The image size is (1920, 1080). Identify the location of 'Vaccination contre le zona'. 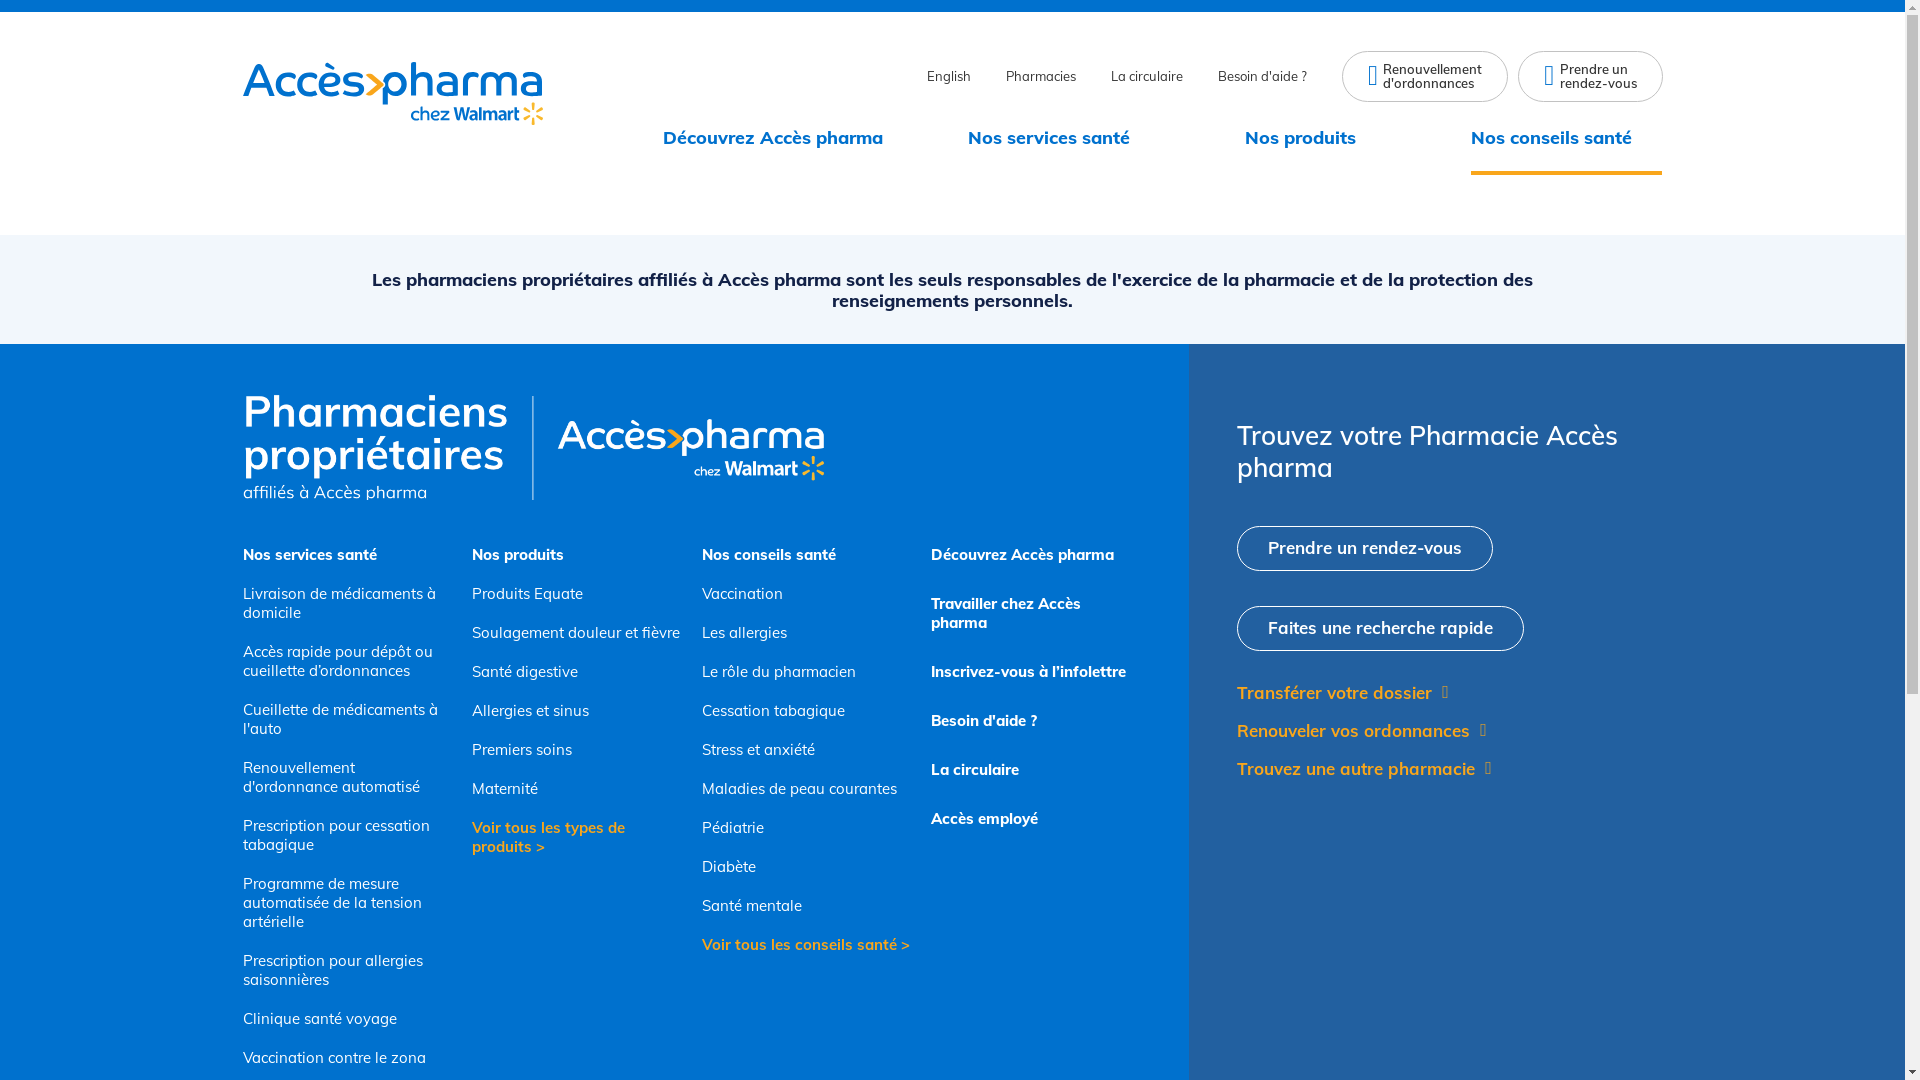
(346, 1056).